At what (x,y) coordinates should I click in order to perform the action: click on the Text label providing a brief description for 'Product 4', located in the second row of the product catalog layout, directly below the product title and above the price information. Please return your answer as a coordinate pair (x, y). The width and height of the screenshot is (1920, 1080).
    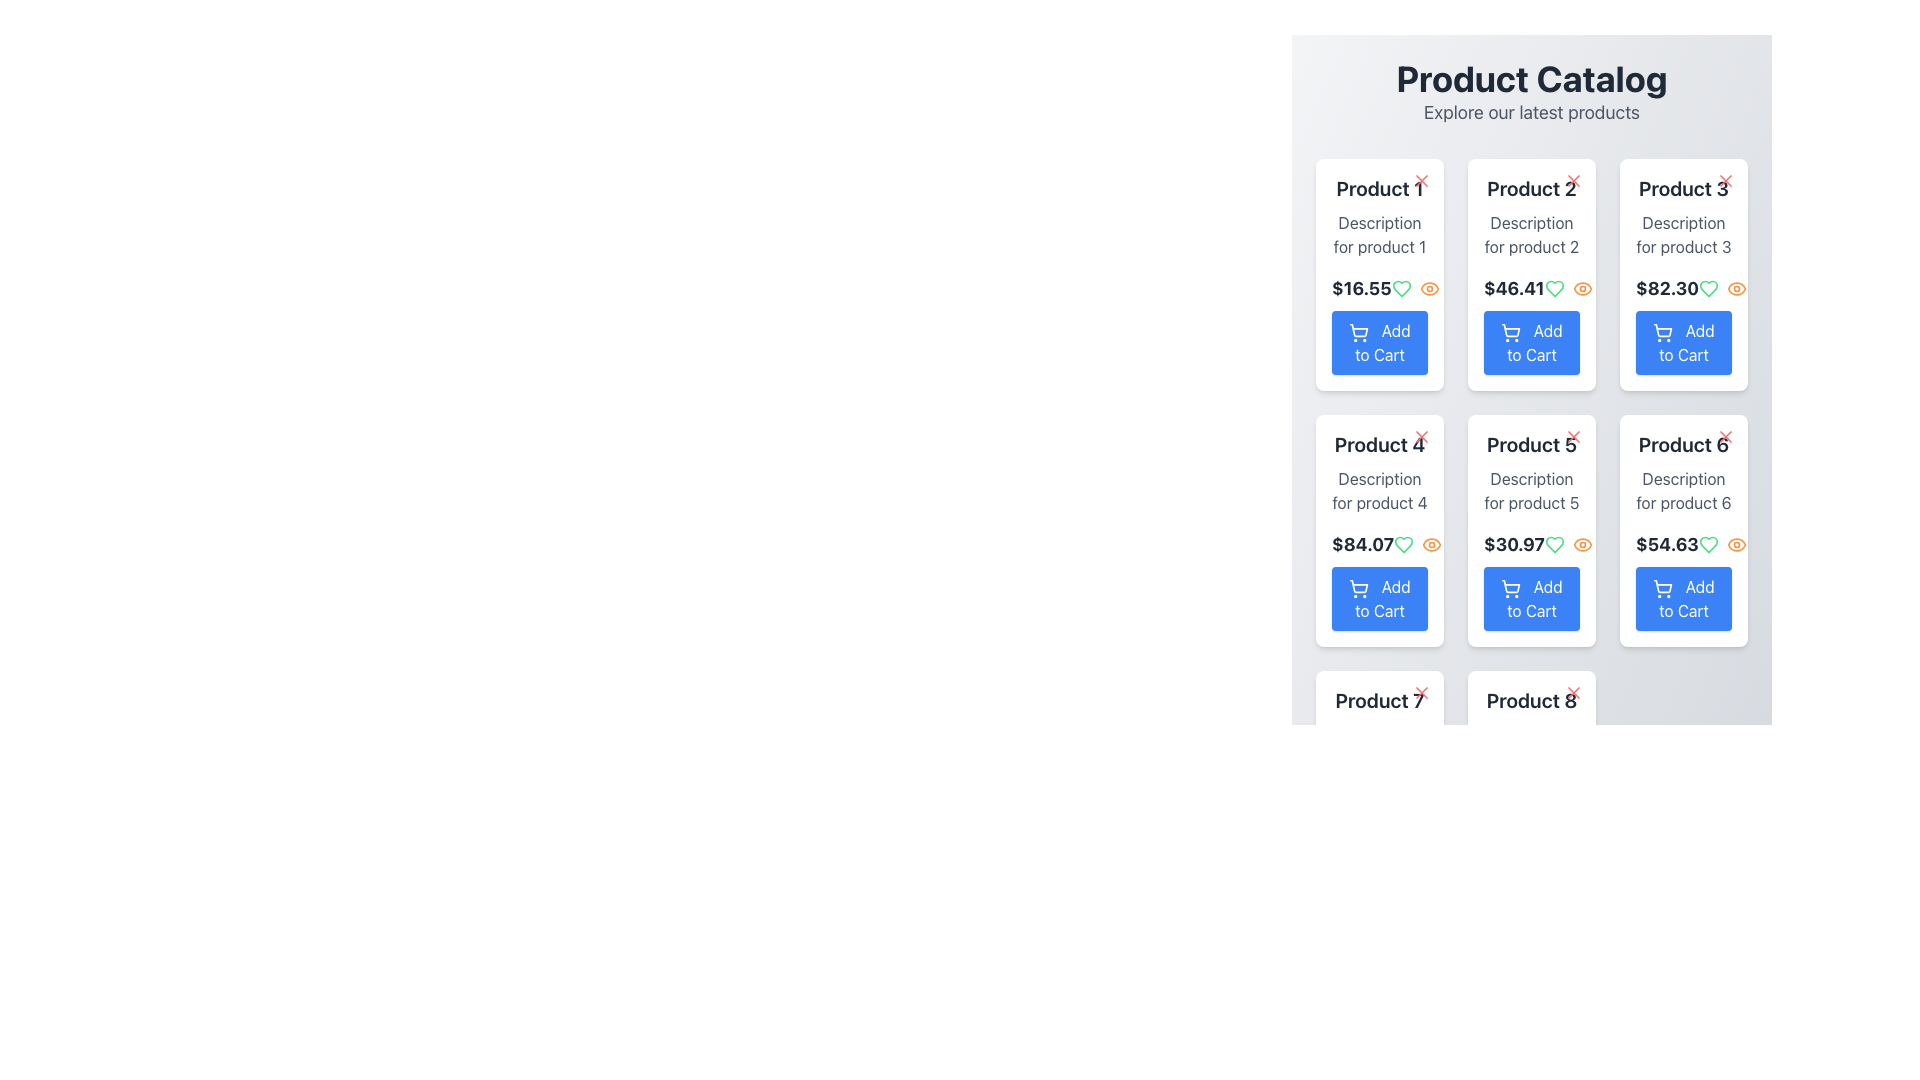
    Looking at the image, I should click on (1379, 490).